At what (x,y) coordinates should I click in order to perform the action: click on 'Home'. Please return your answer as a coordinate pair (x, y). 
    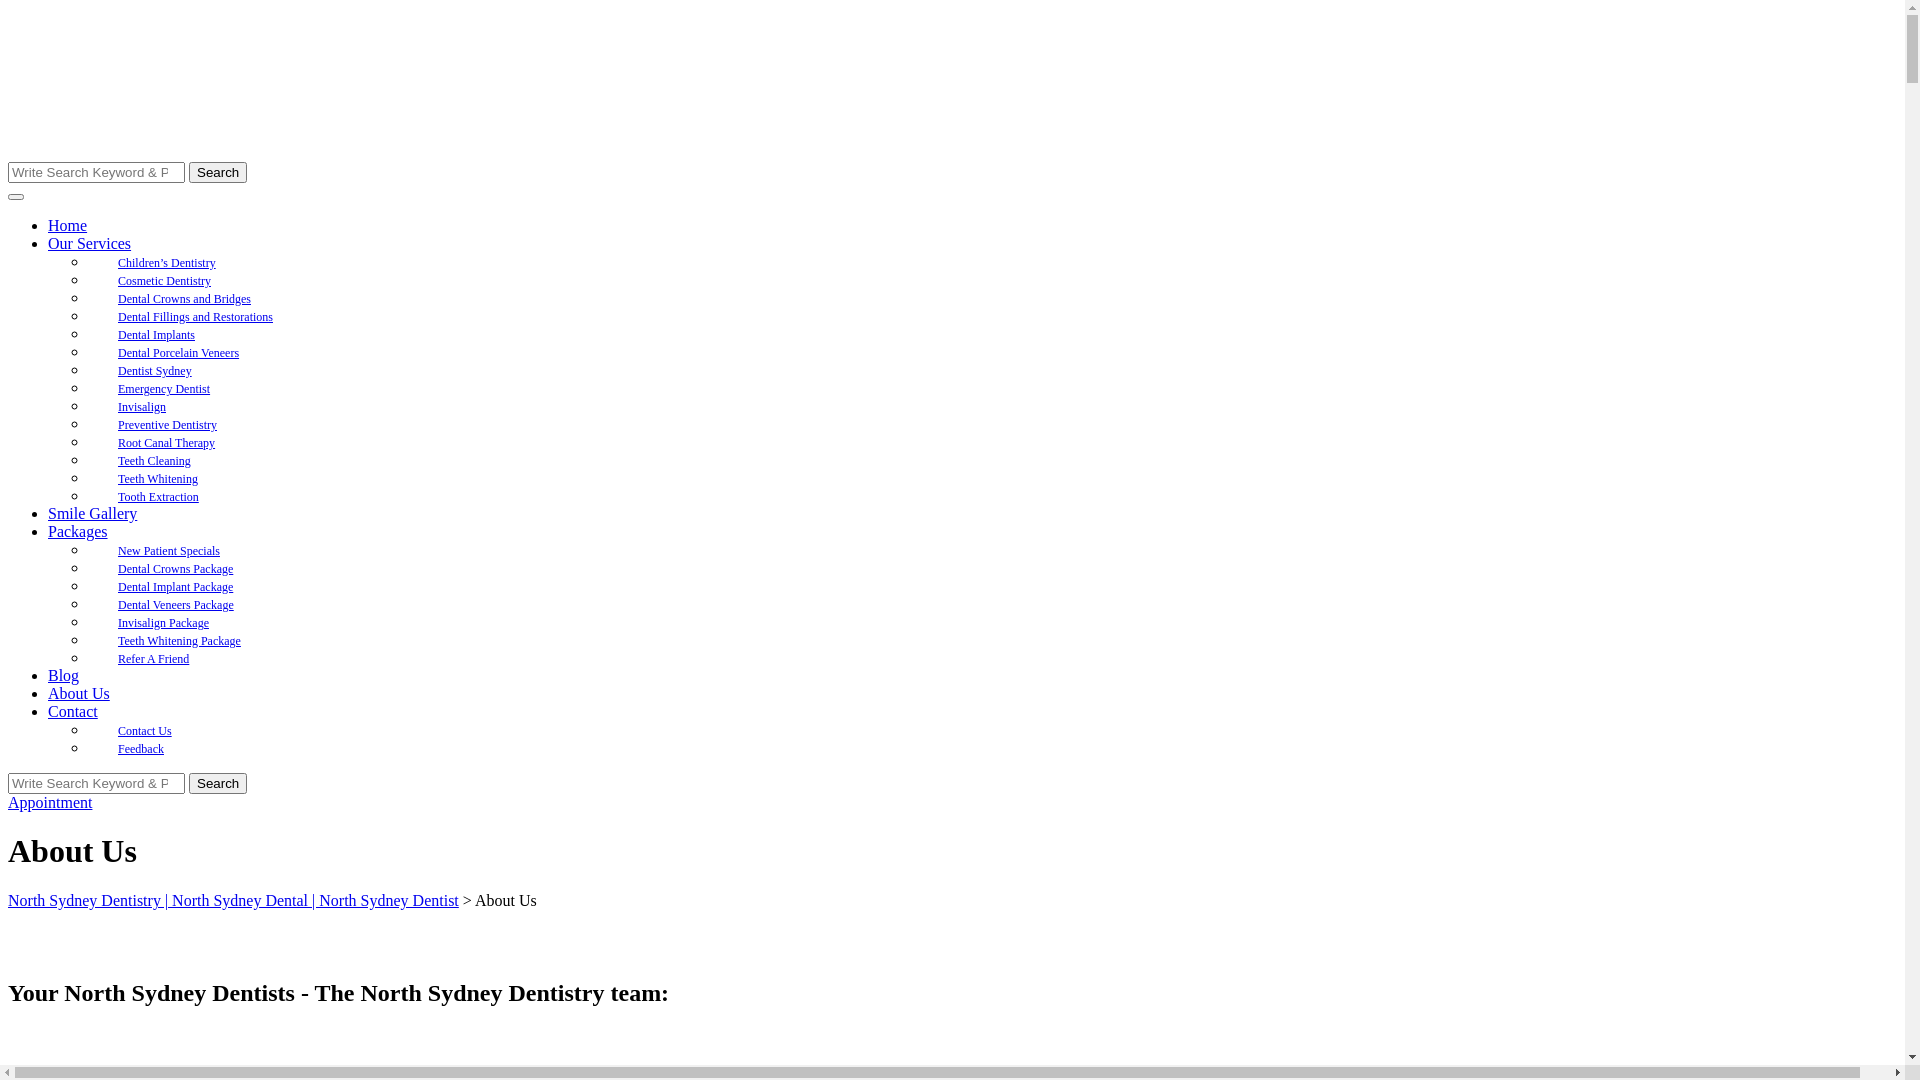
    Looking at the image, I should click on (67, 225).